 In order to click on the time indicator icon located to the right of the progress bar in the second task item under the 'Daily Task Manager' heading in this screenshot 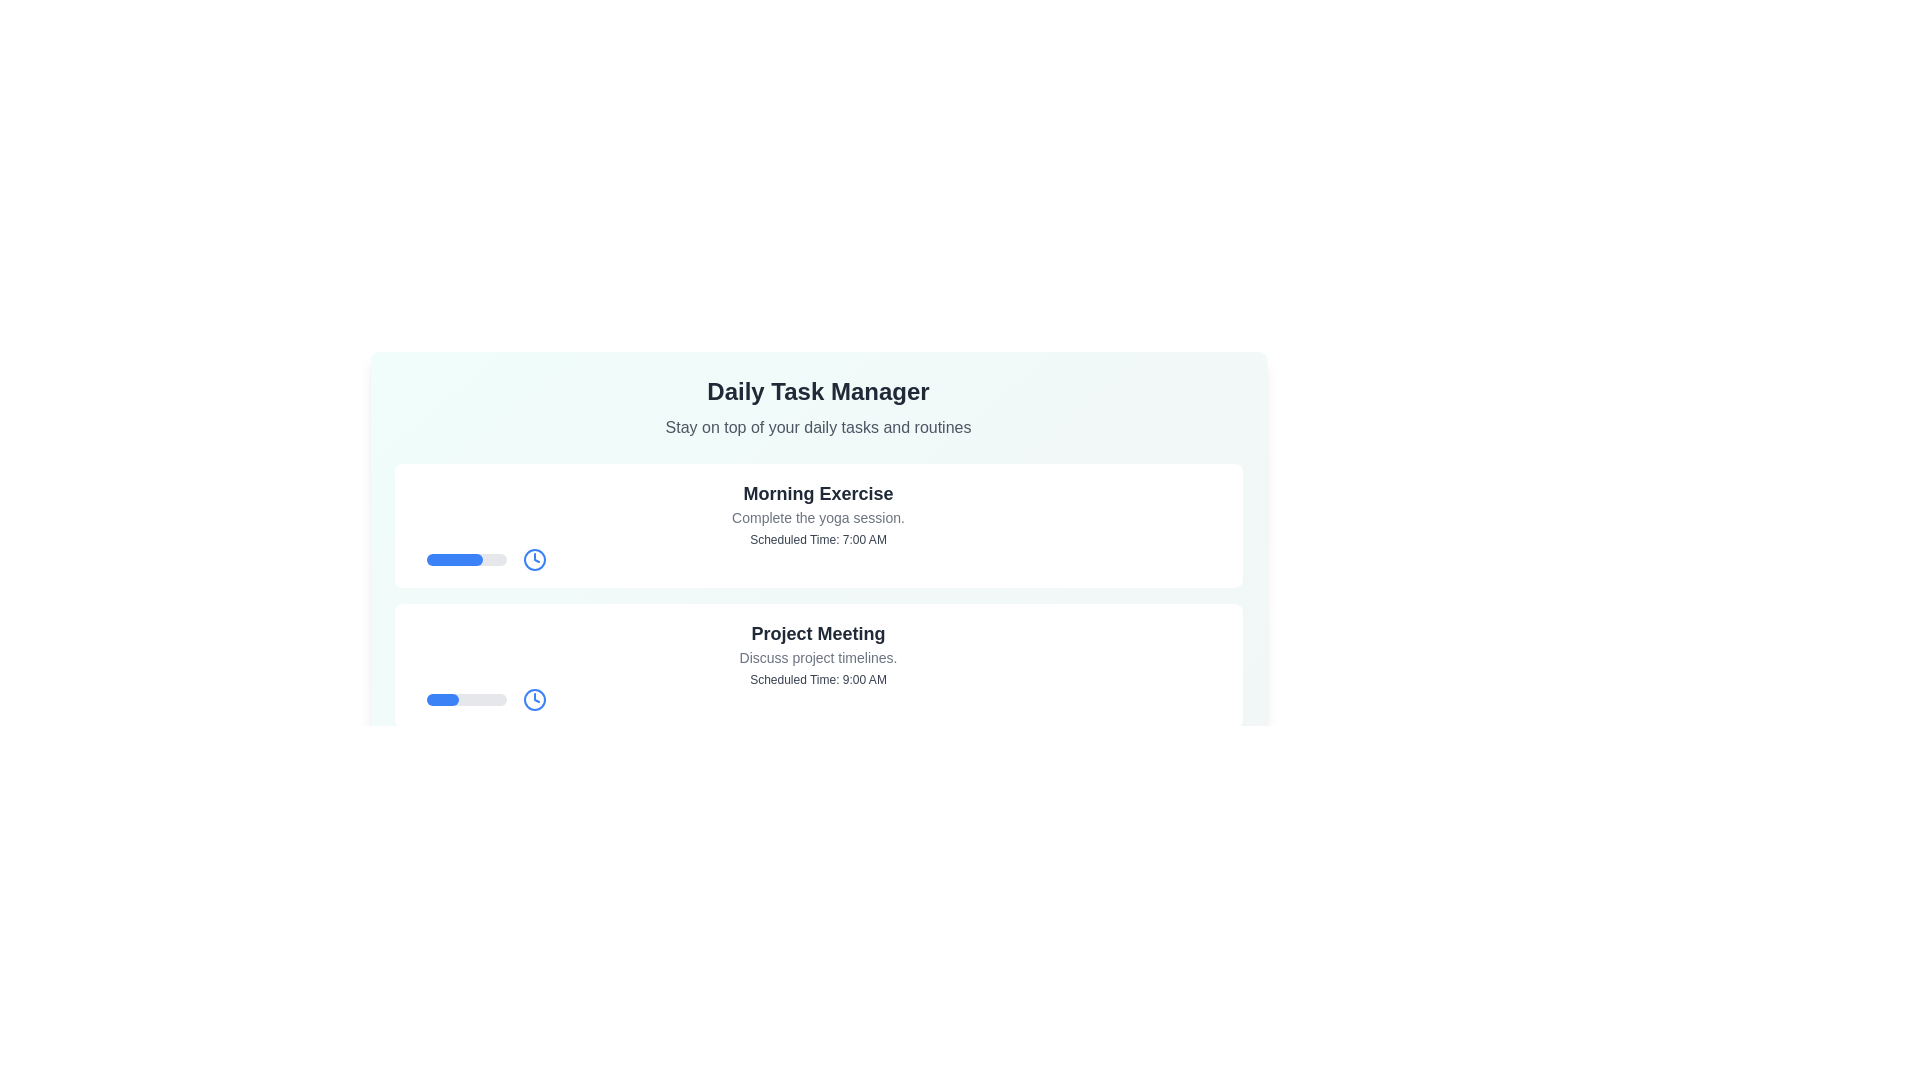, I will do `click(534, 698)`.